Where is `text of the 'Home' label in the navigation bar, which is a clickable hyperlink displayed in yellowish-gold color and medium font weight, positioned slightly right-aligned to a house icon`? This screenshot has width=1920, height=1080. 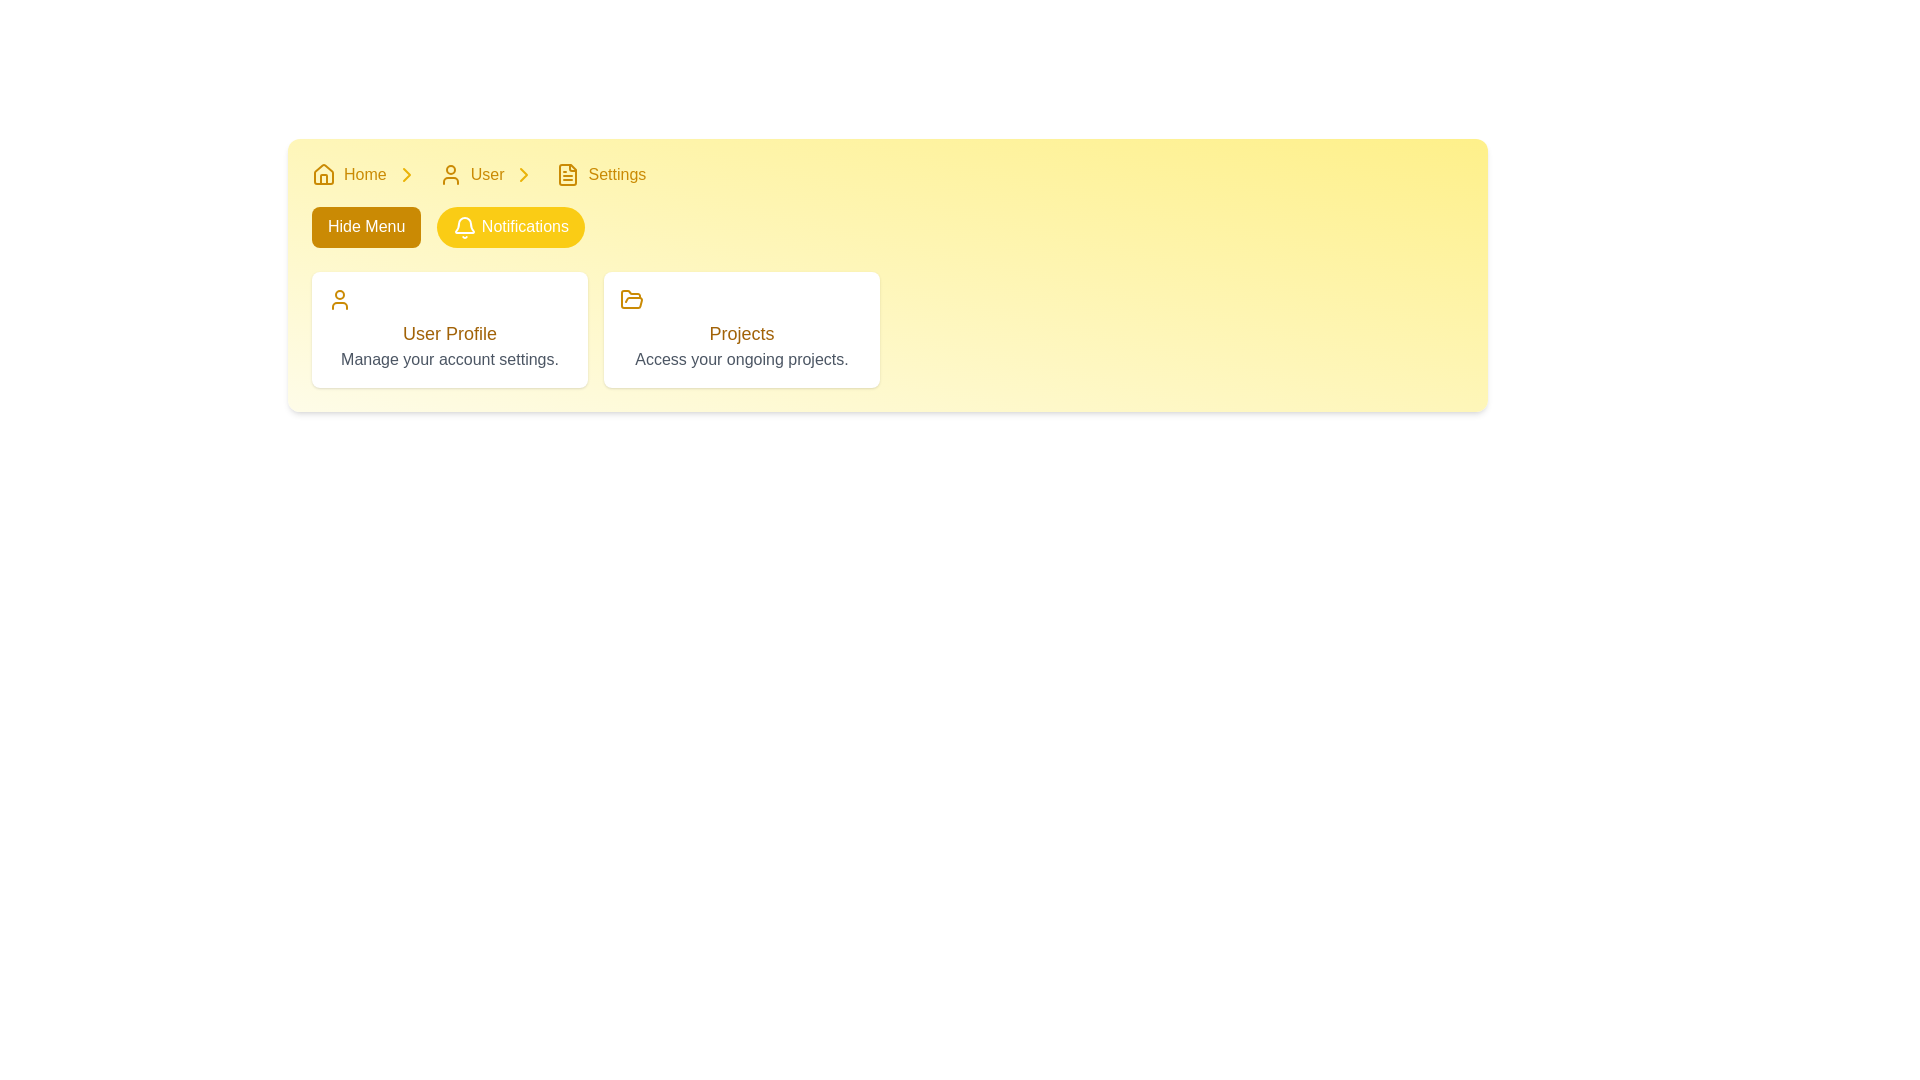
text of the 'Home' label in the navigation bar, which is a clickable hyperlink displayed in yellowish-gold color and medium font weight, positioned slightly right-aligned to a house icon is located at coordinates (365, 173).